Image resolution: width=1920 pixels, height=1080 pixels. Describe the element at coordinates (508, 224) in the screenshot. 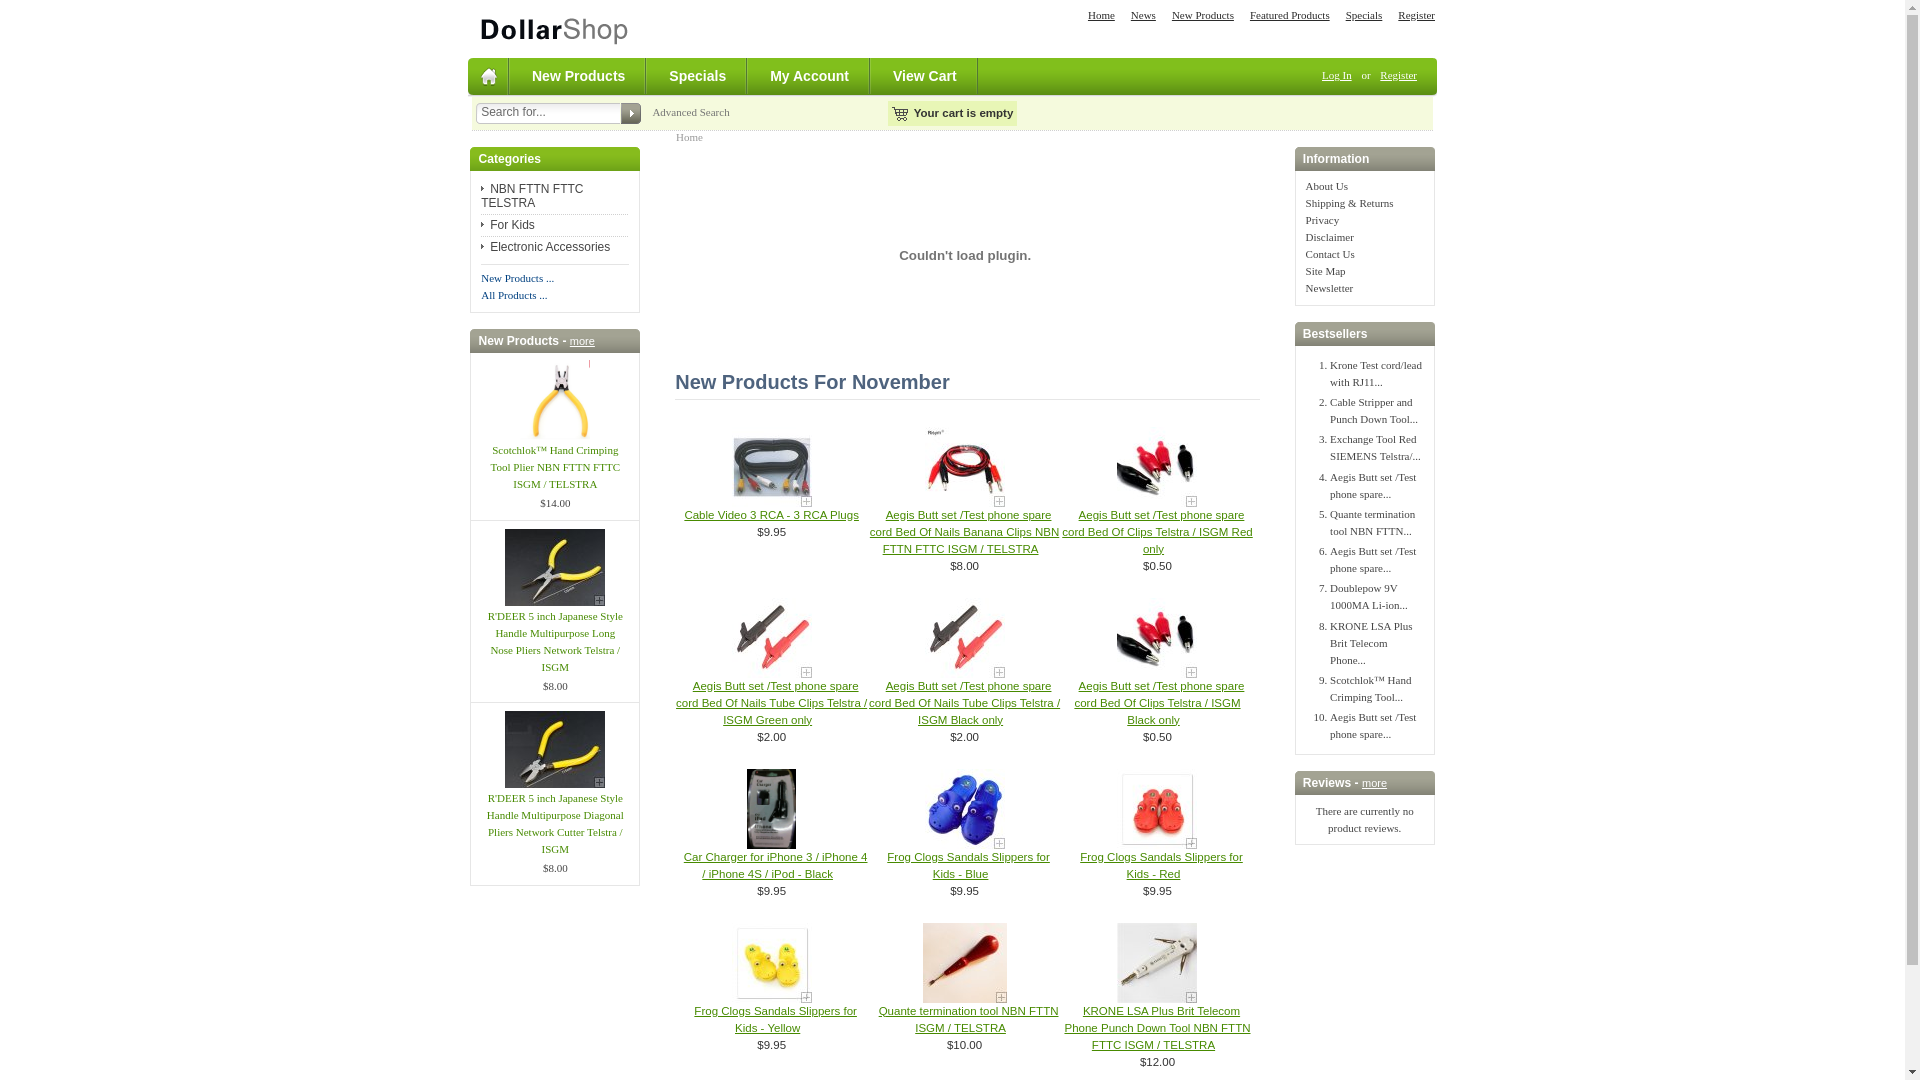

I see `'For Kids'` at that location.